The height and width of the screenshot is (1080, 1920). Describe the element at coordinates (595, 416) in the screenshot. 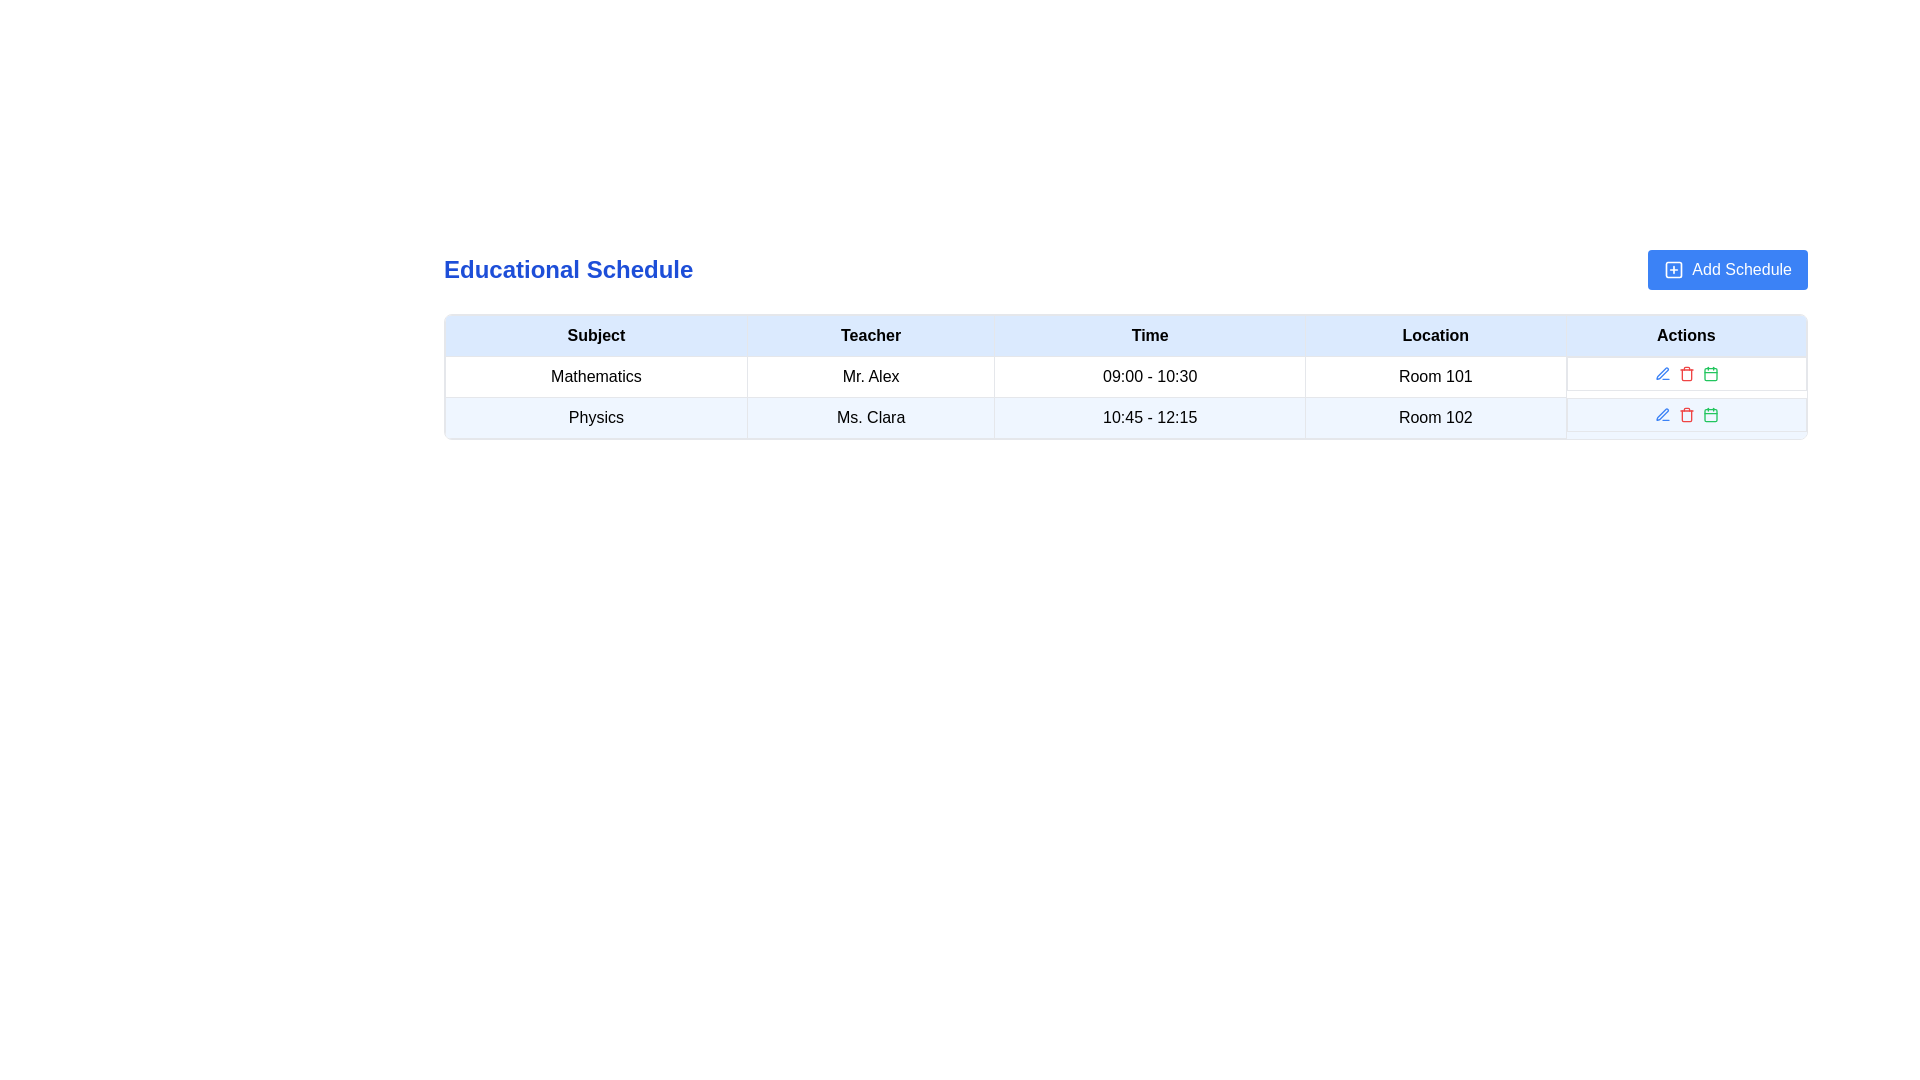

I see `text from the 'Physics' label located in the second row of the table under the 'Subject' column` at that location.